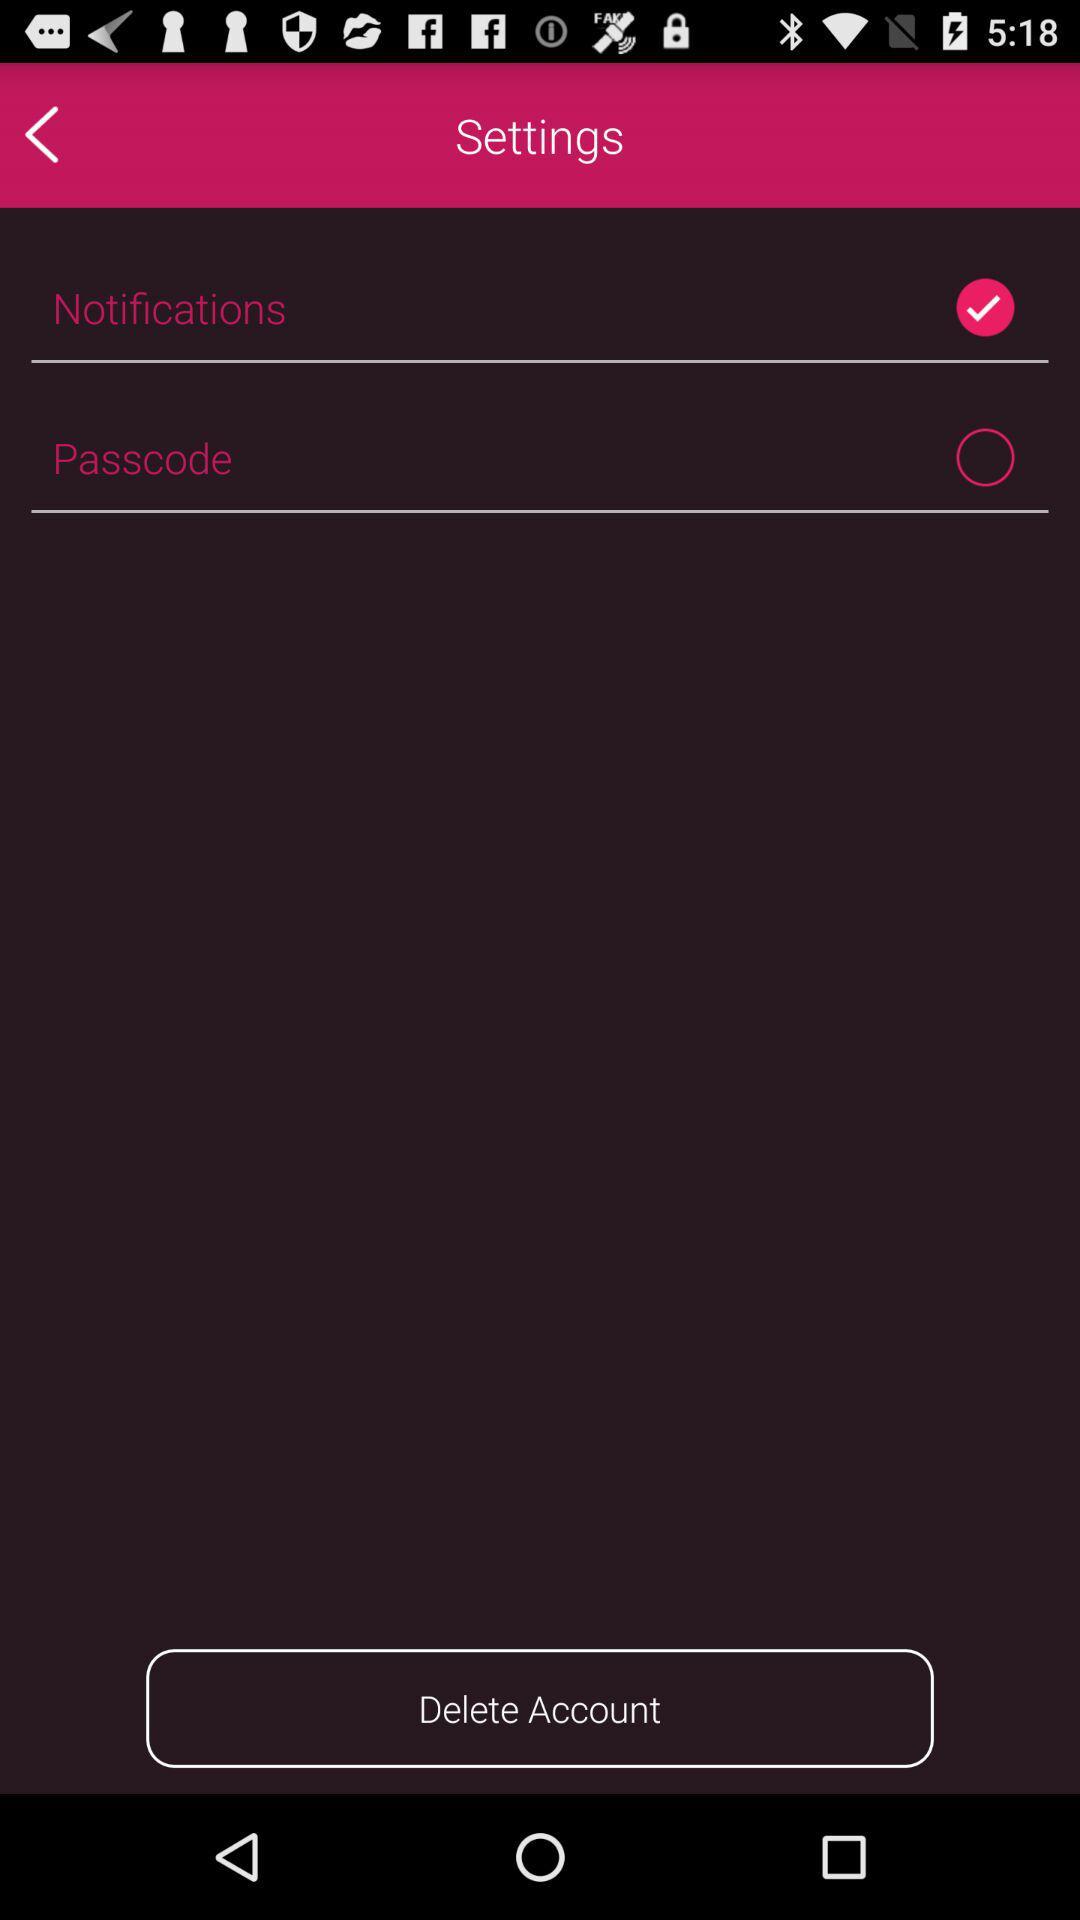 The image size is (1080, 1920). I want to click on the icon to the left of the settings app, so click(83, 133).